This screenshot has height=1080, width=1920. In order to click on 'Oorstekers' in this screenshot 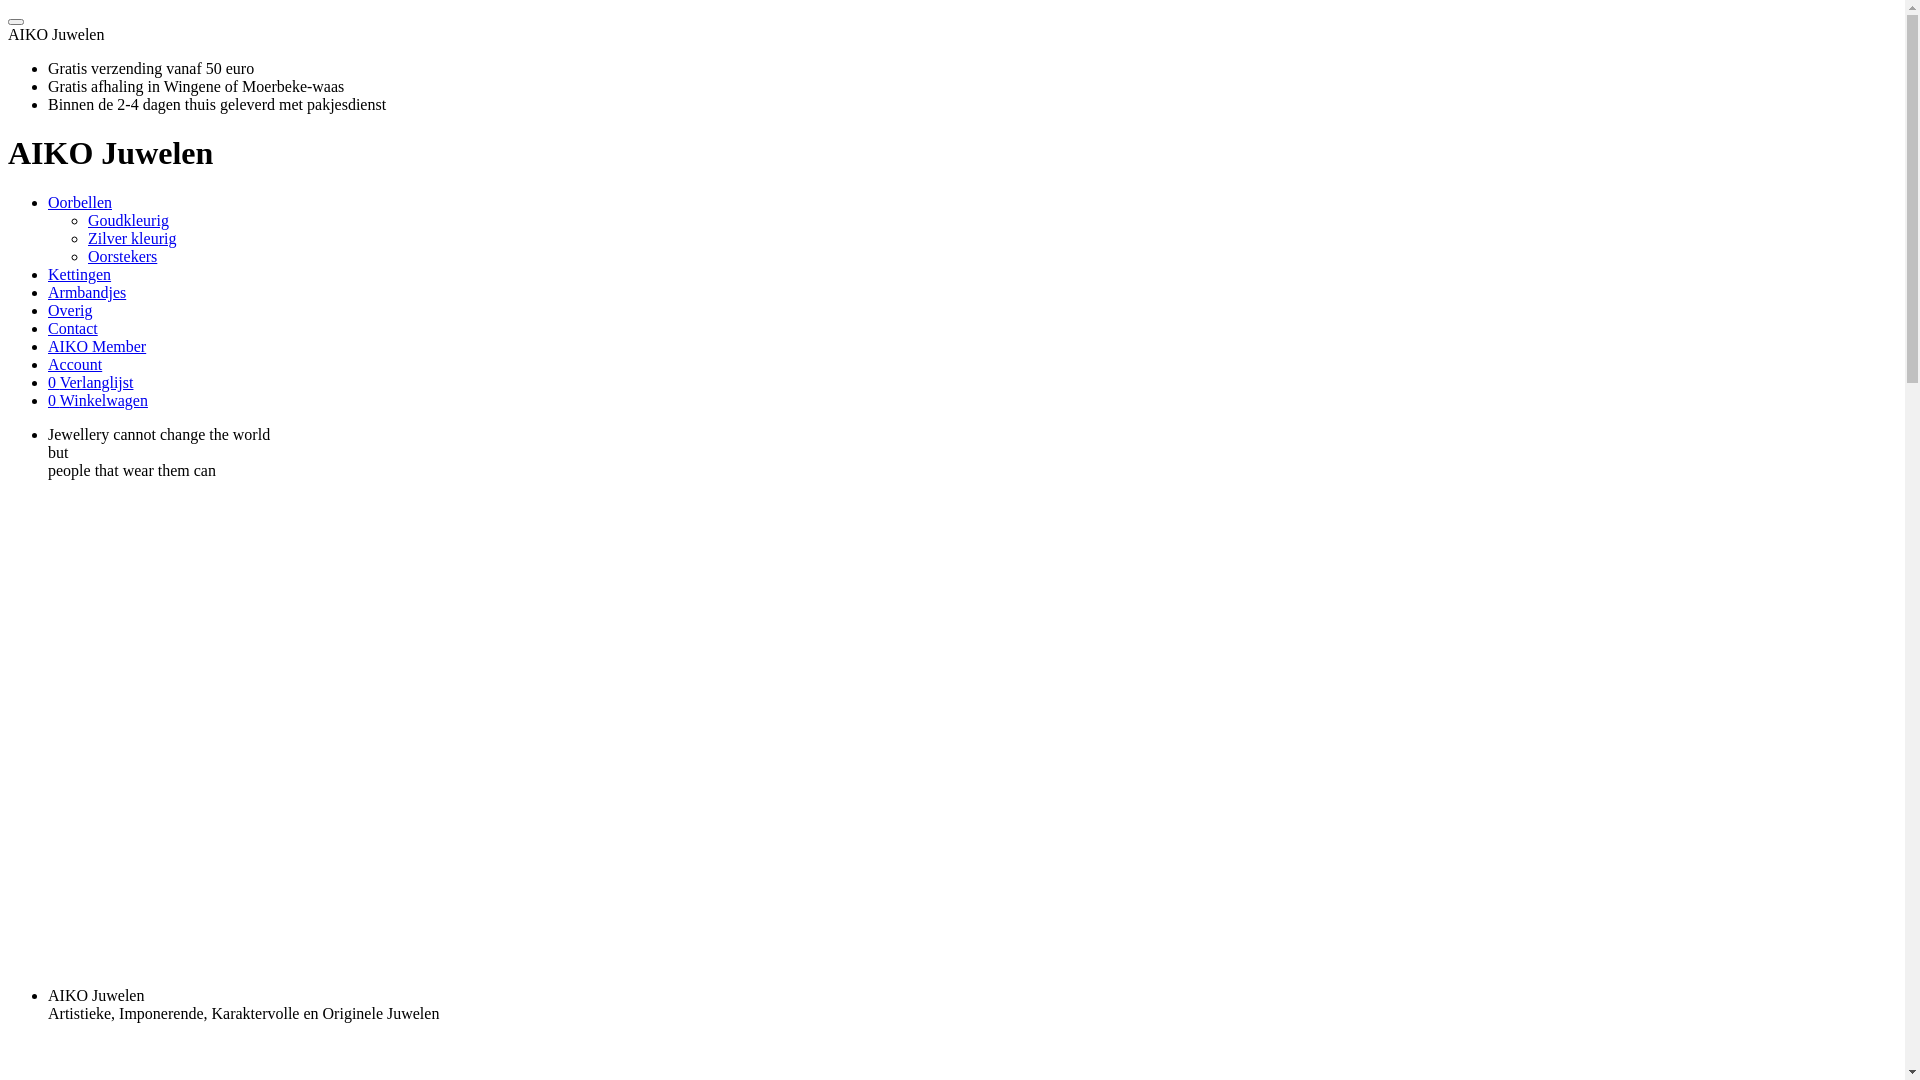, I will do `click(121, 255)`.